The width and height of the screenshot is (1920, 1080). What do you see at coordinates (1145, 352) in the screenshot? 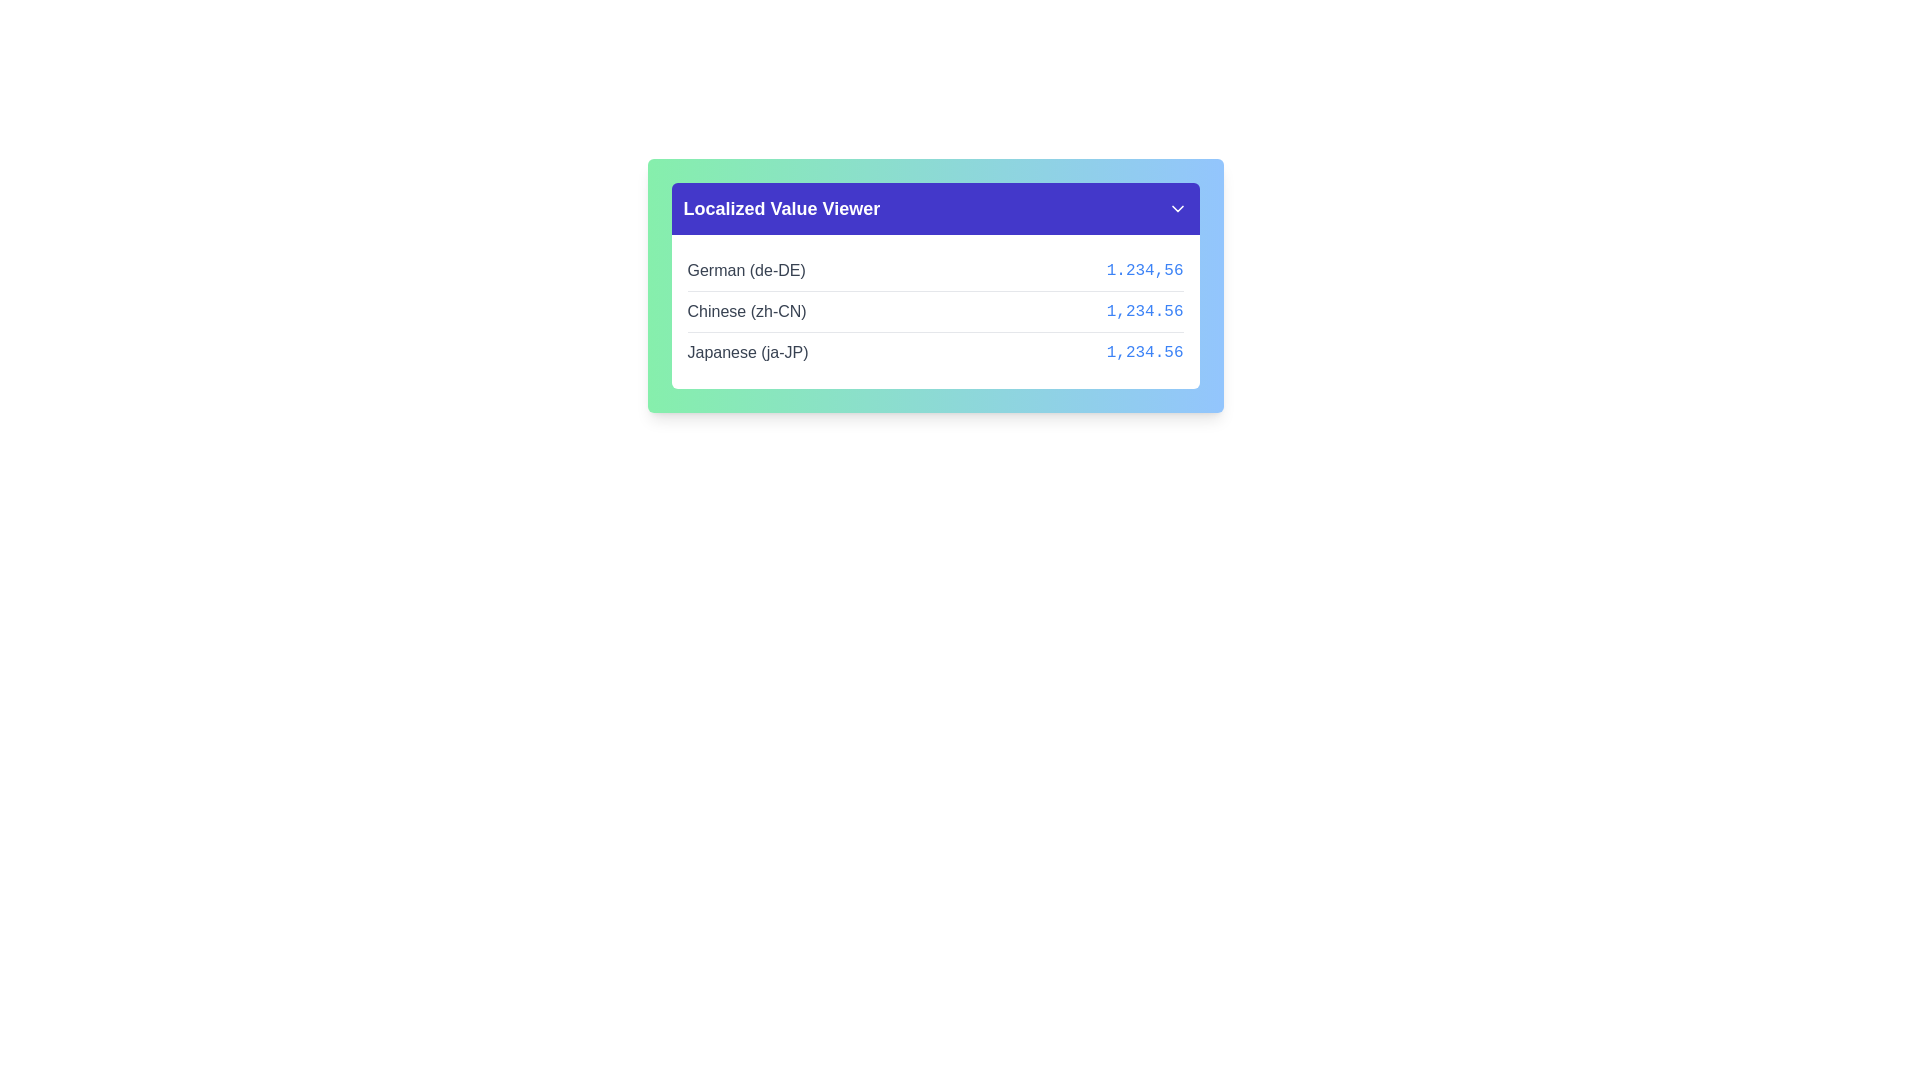
I see `the static text displaying the numeric value '1,234.56' in blue, located in the third row of the 'Localized Value Viewer' panel, adjacent to 'Japanese (ja-JP)'` at bounding box center [1145, 352].